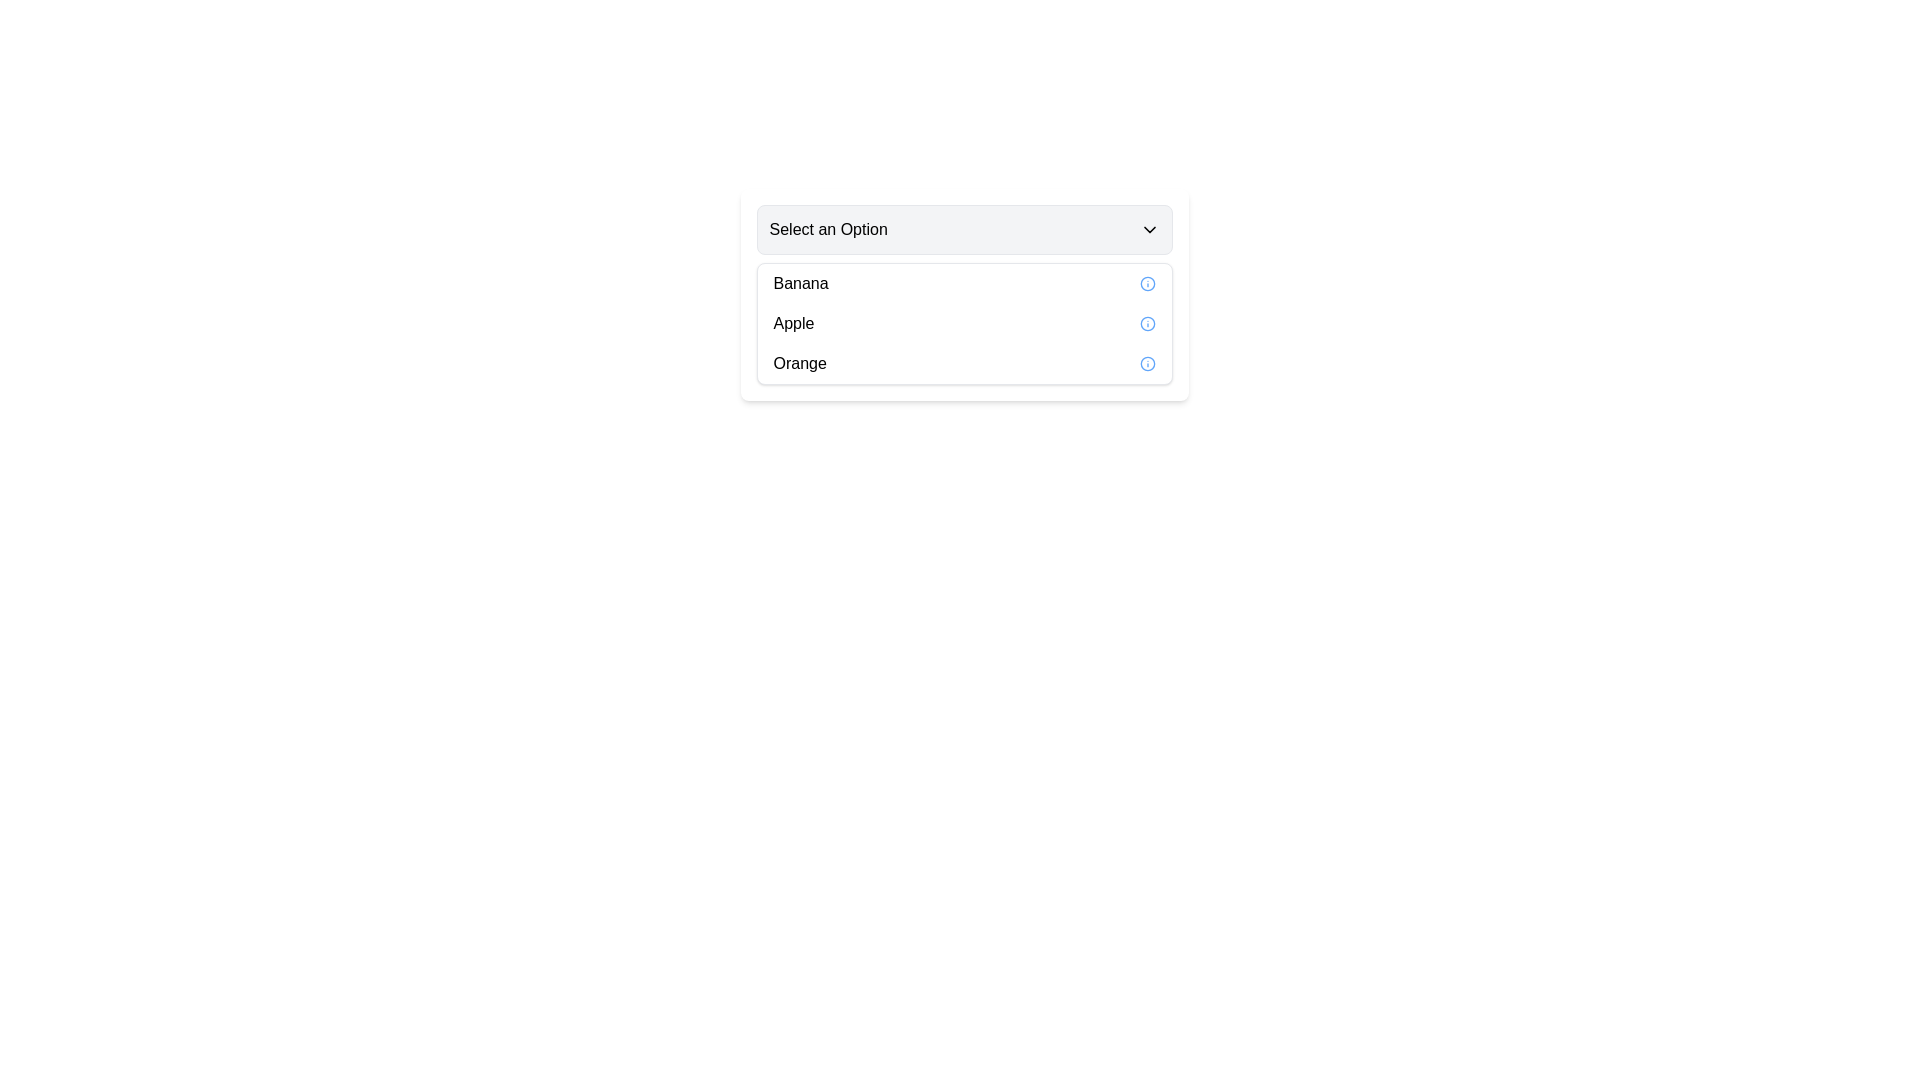 The height and width of the screenshot is (1080, 1920). Describe the element at coordinates (1147, 363) in the screenshot. I see `the information icon, which is a blue circled question mark located to the right of the 'Orange' option in the dropdown menu` at that location.